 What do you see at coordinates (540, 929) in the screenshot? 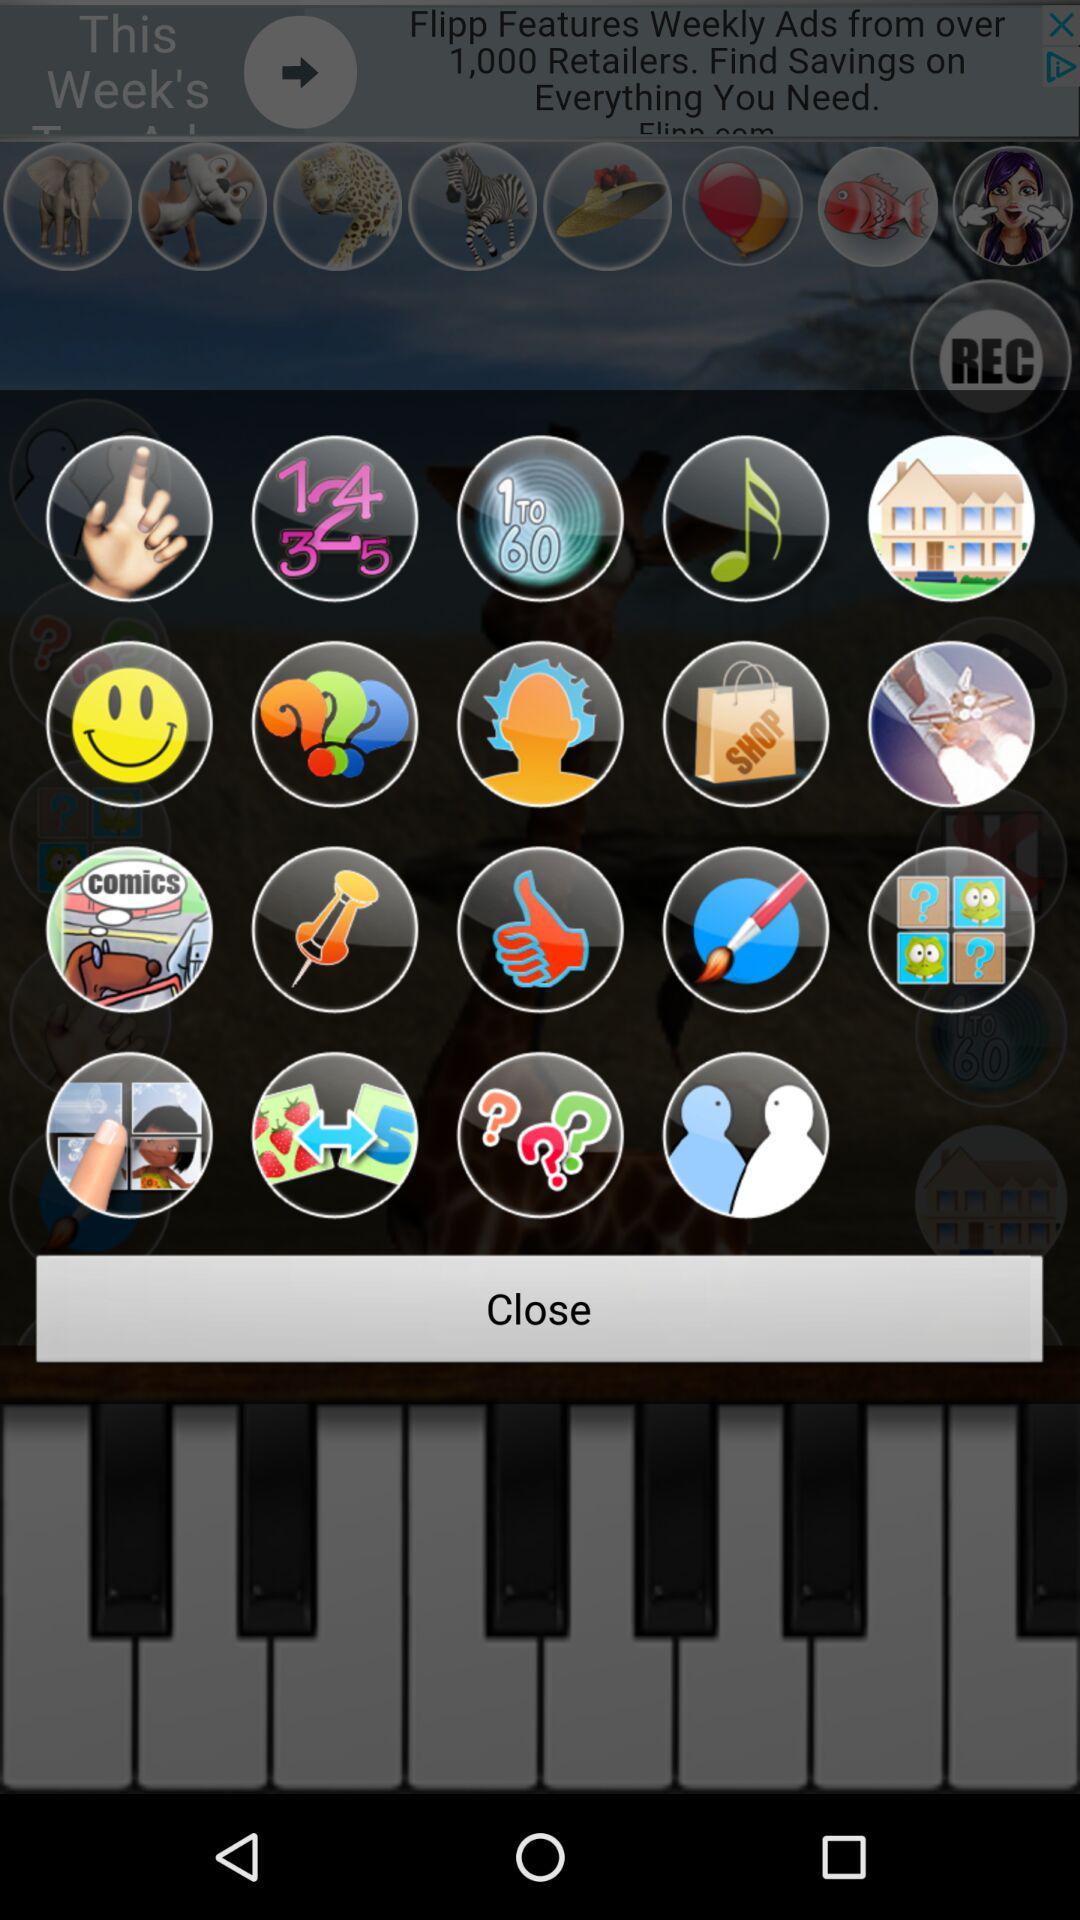
I see `like option` at bounding box center [540, 929].